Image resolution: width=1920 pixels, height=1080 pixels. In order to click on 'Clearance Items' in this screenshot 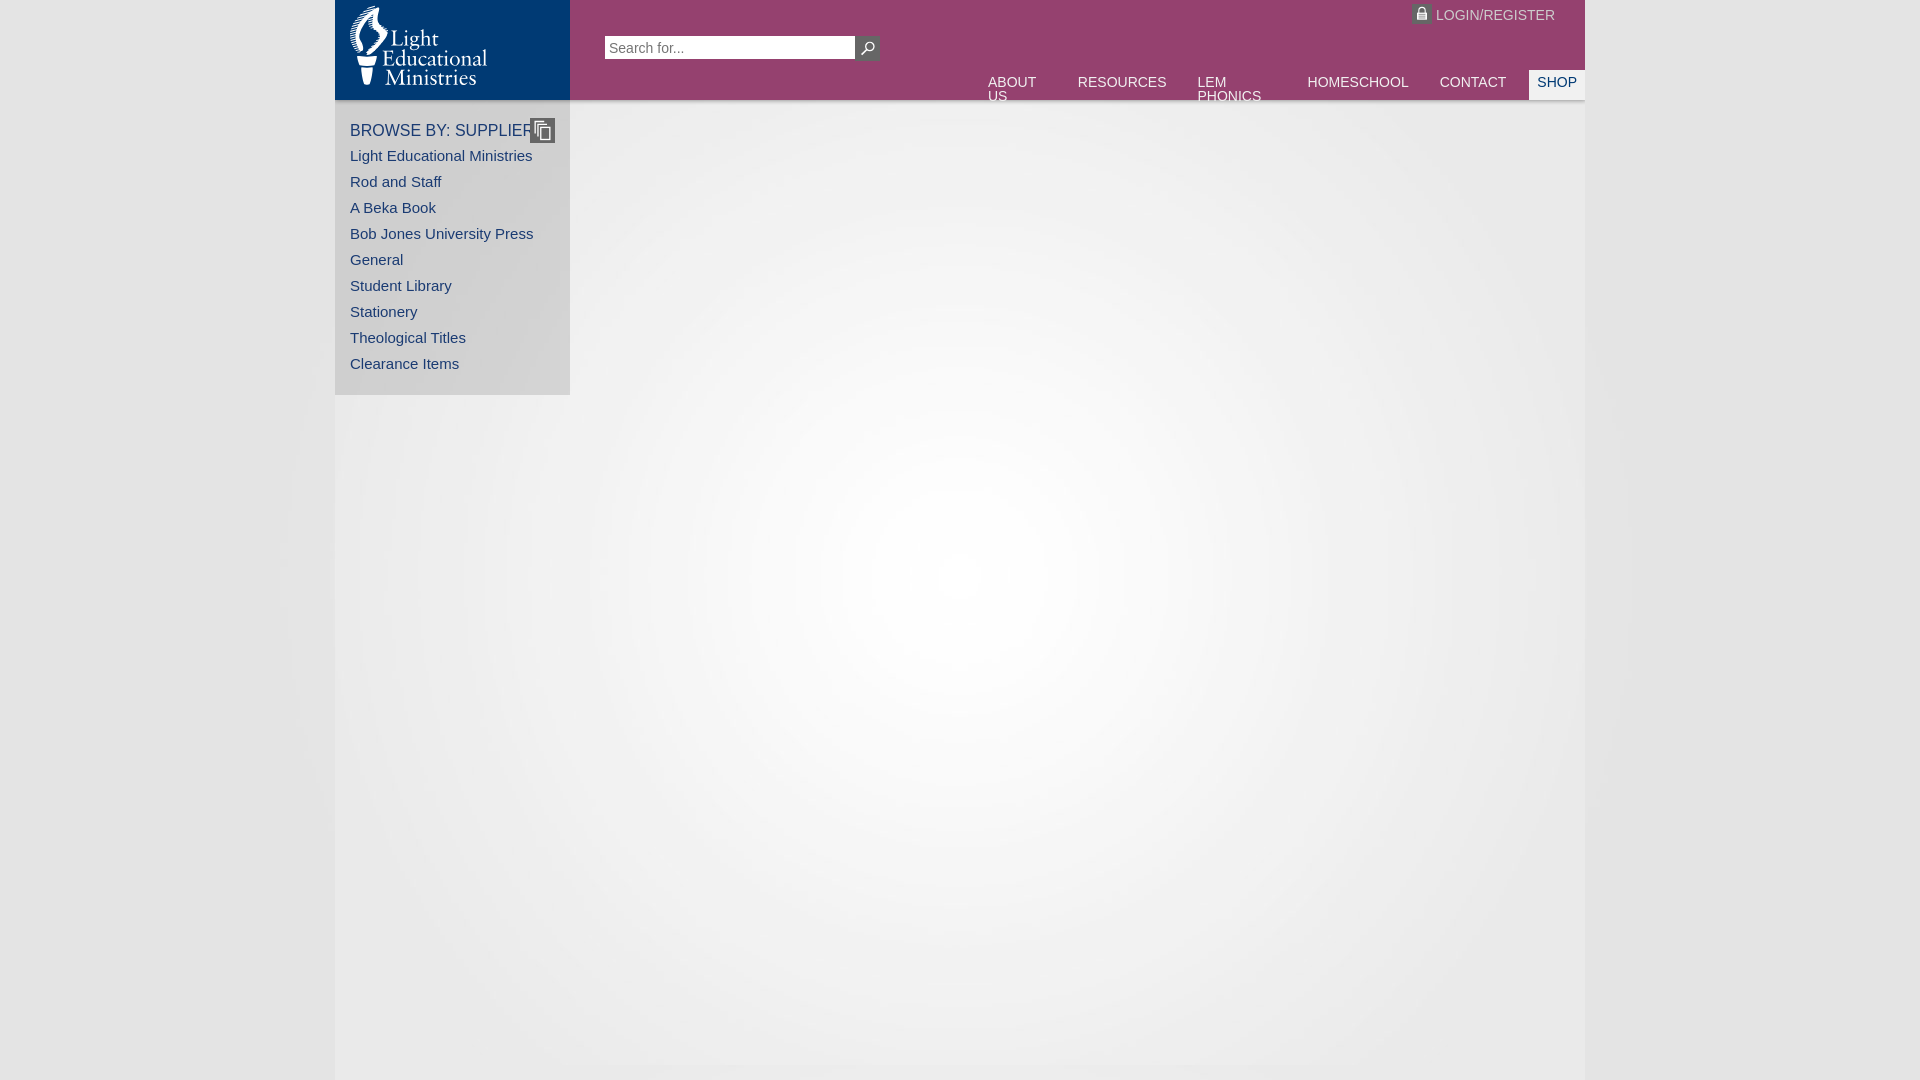, I will do `click(403, 363)`.